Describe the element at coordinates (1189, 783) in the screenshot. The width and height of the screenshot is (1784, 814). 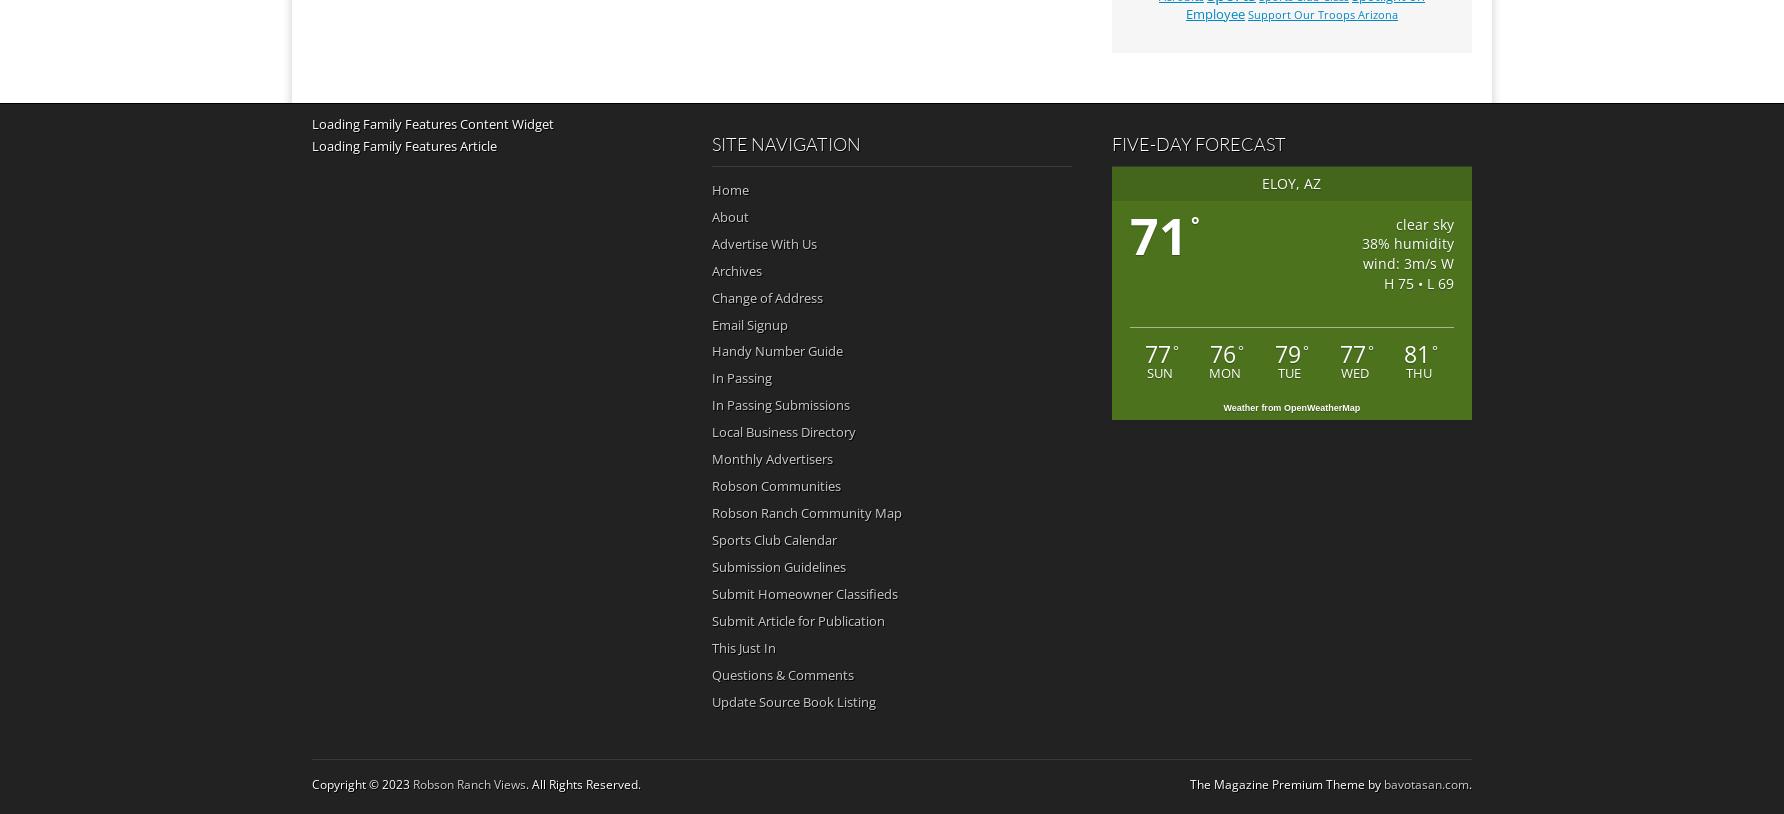
I see `'The Magazine Premium Theme by'` at that location.